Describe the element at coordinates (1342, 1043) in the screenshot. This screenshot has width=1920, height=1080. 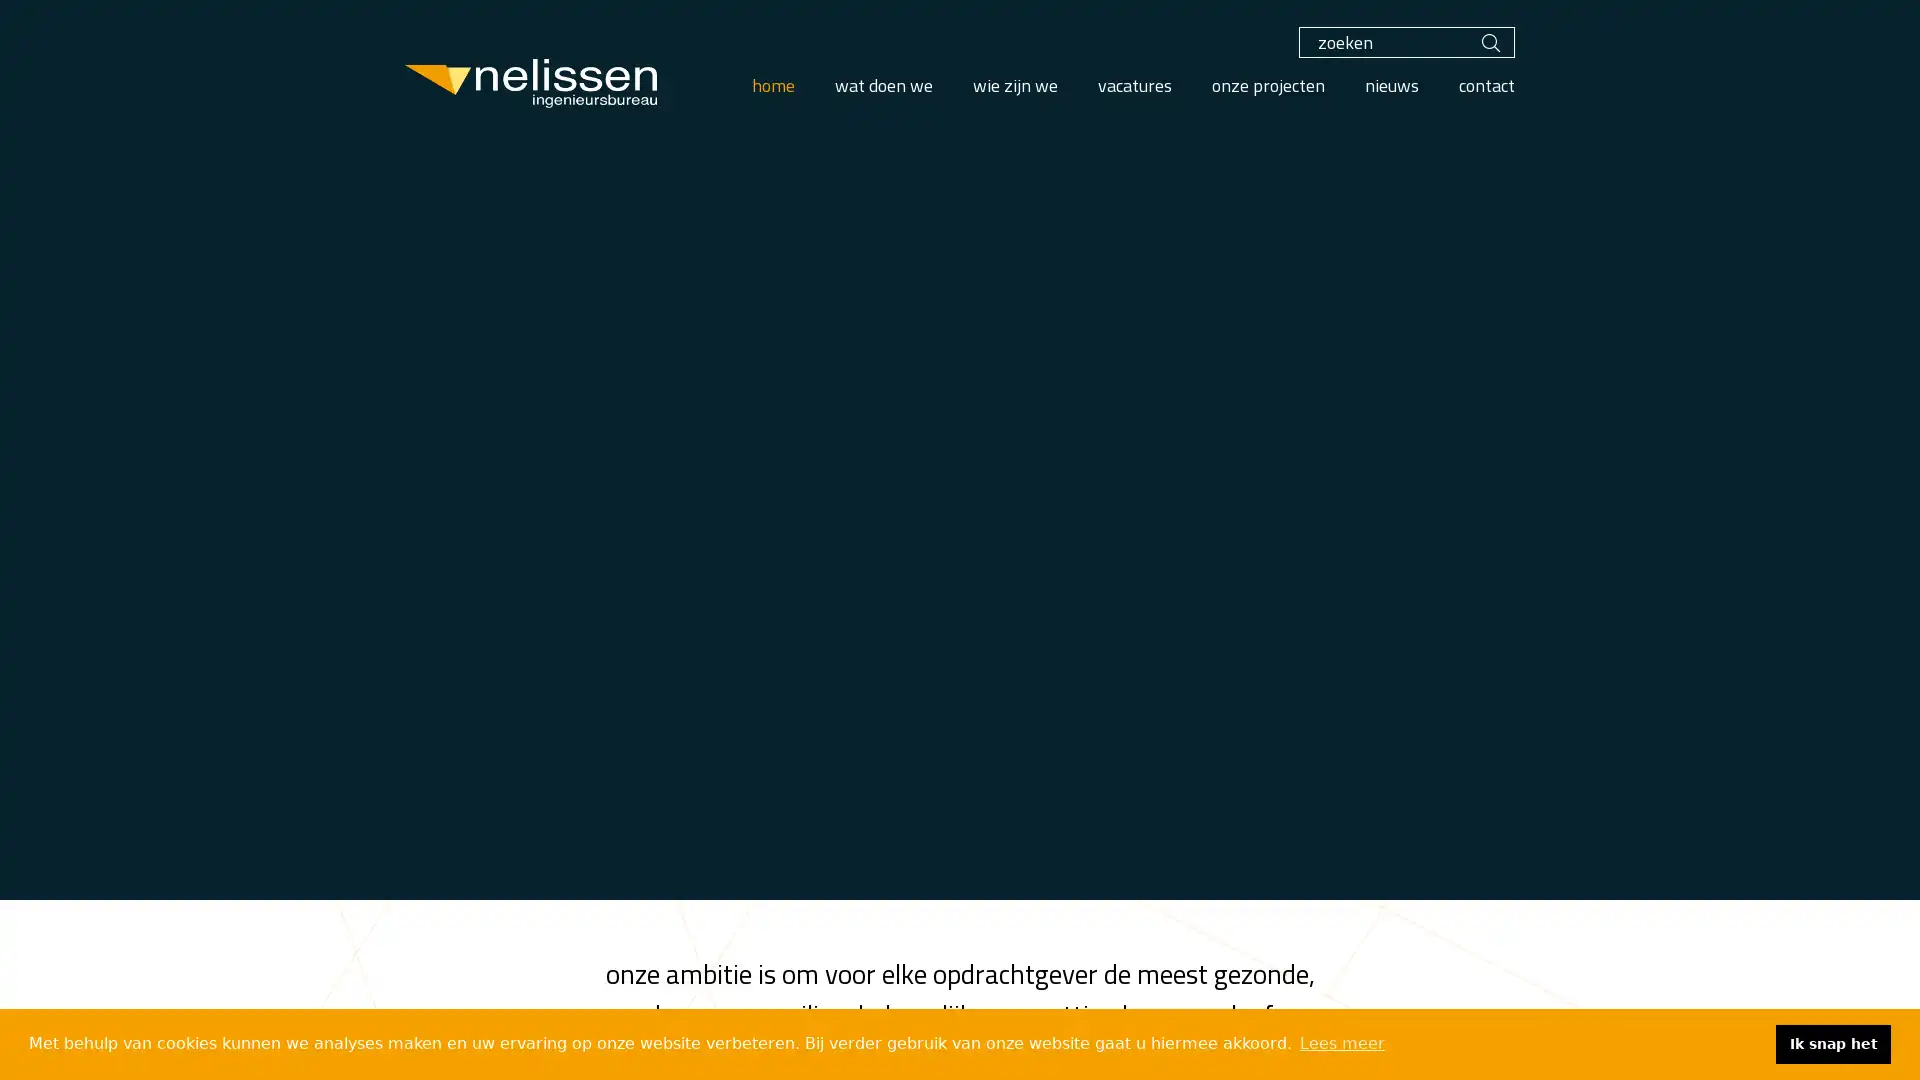
I see `learn more about cookies` at that location.